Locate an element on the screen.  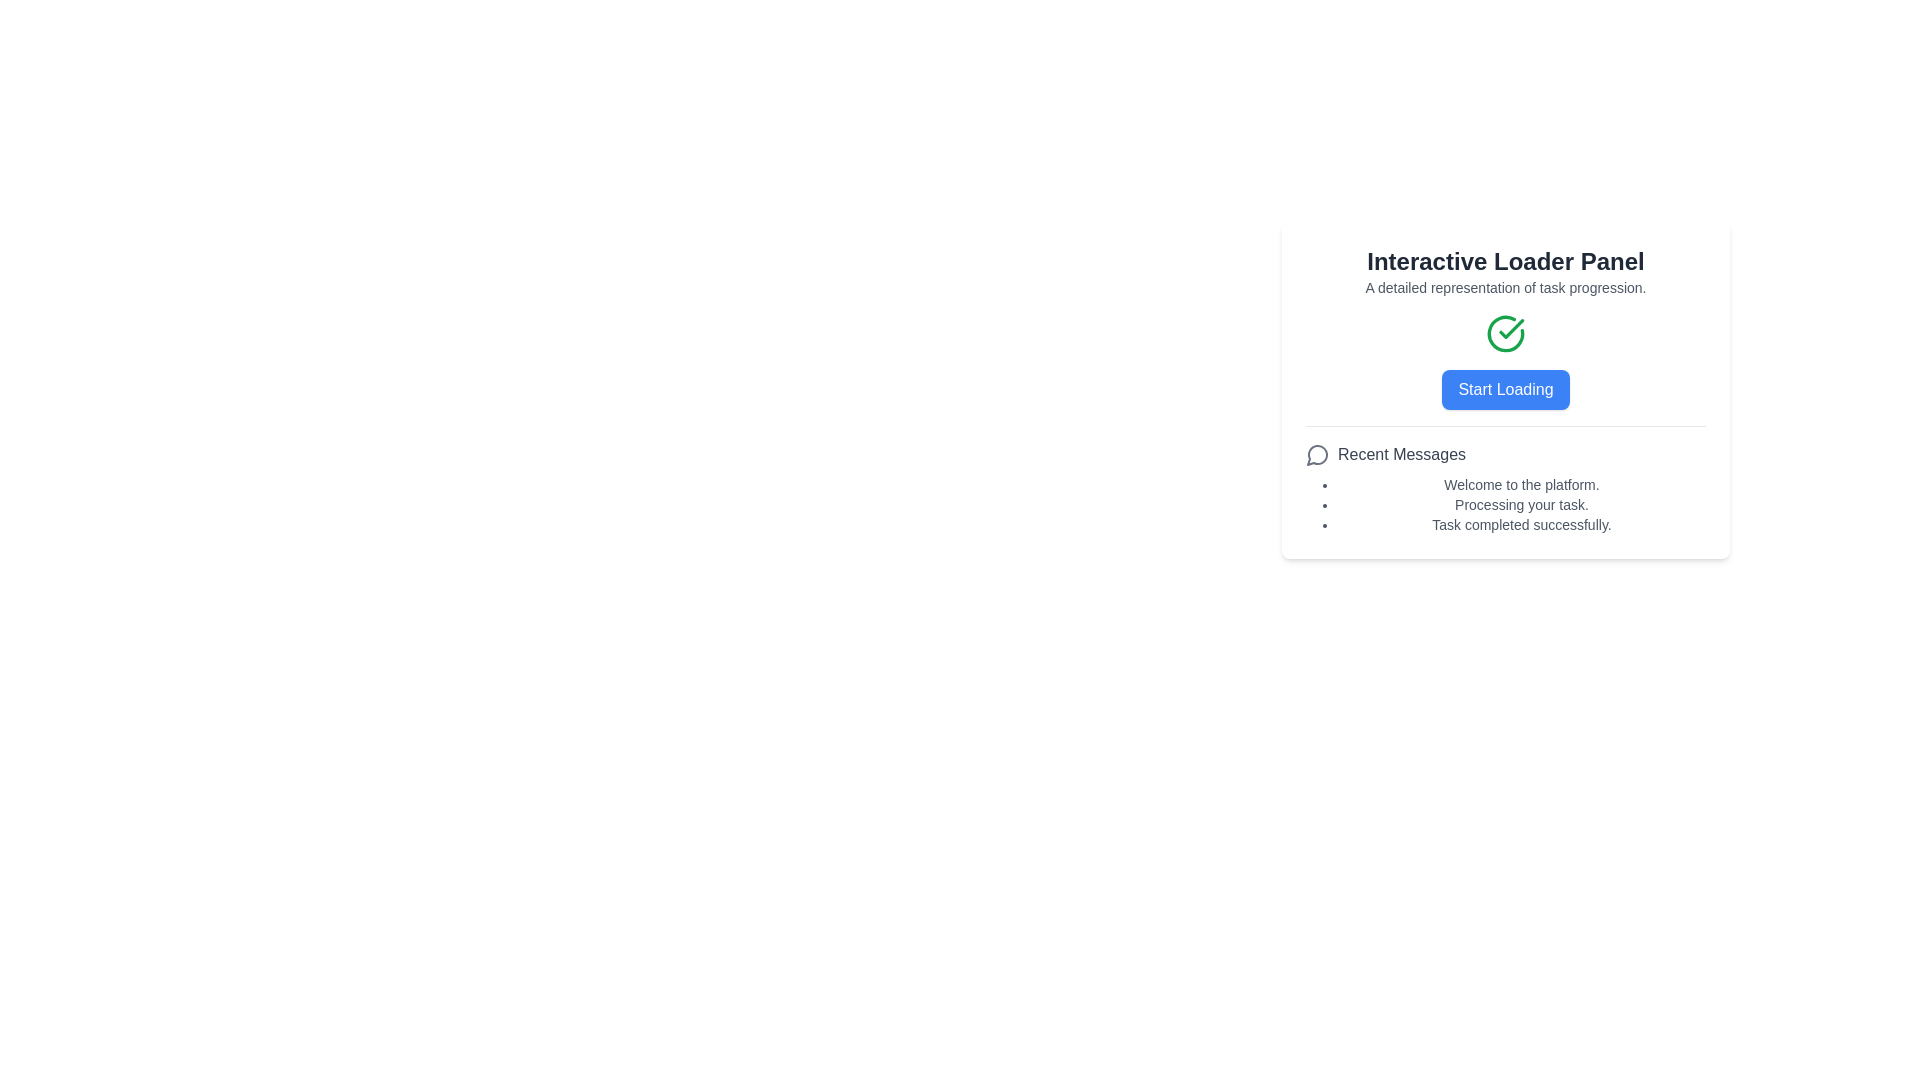
the green partial arc segment of the circular SVG graphic located above the 'Start Loading' button in the 'Interactive Loader Panel' is located at coordinates (1506, 333).